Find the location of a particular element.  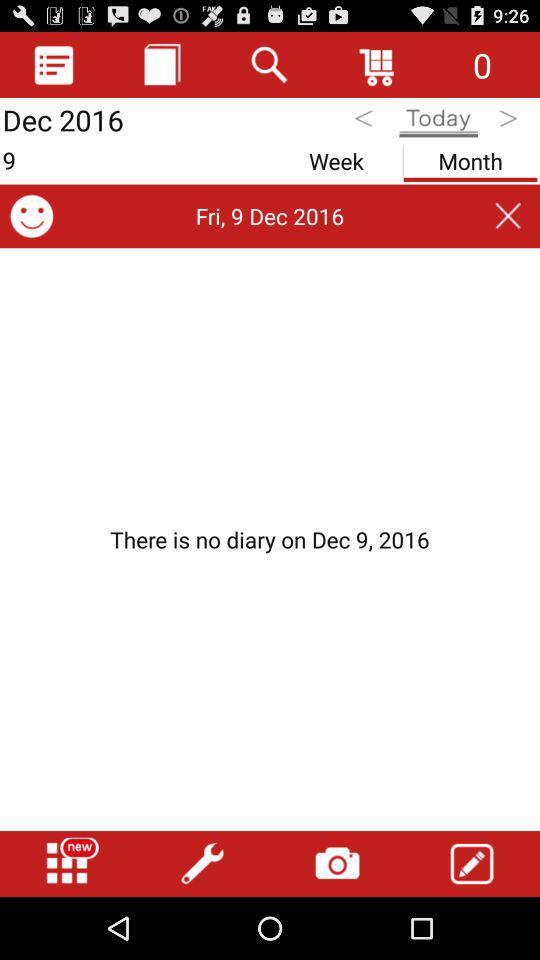

tomorrow is located at coordinates (510, 121).